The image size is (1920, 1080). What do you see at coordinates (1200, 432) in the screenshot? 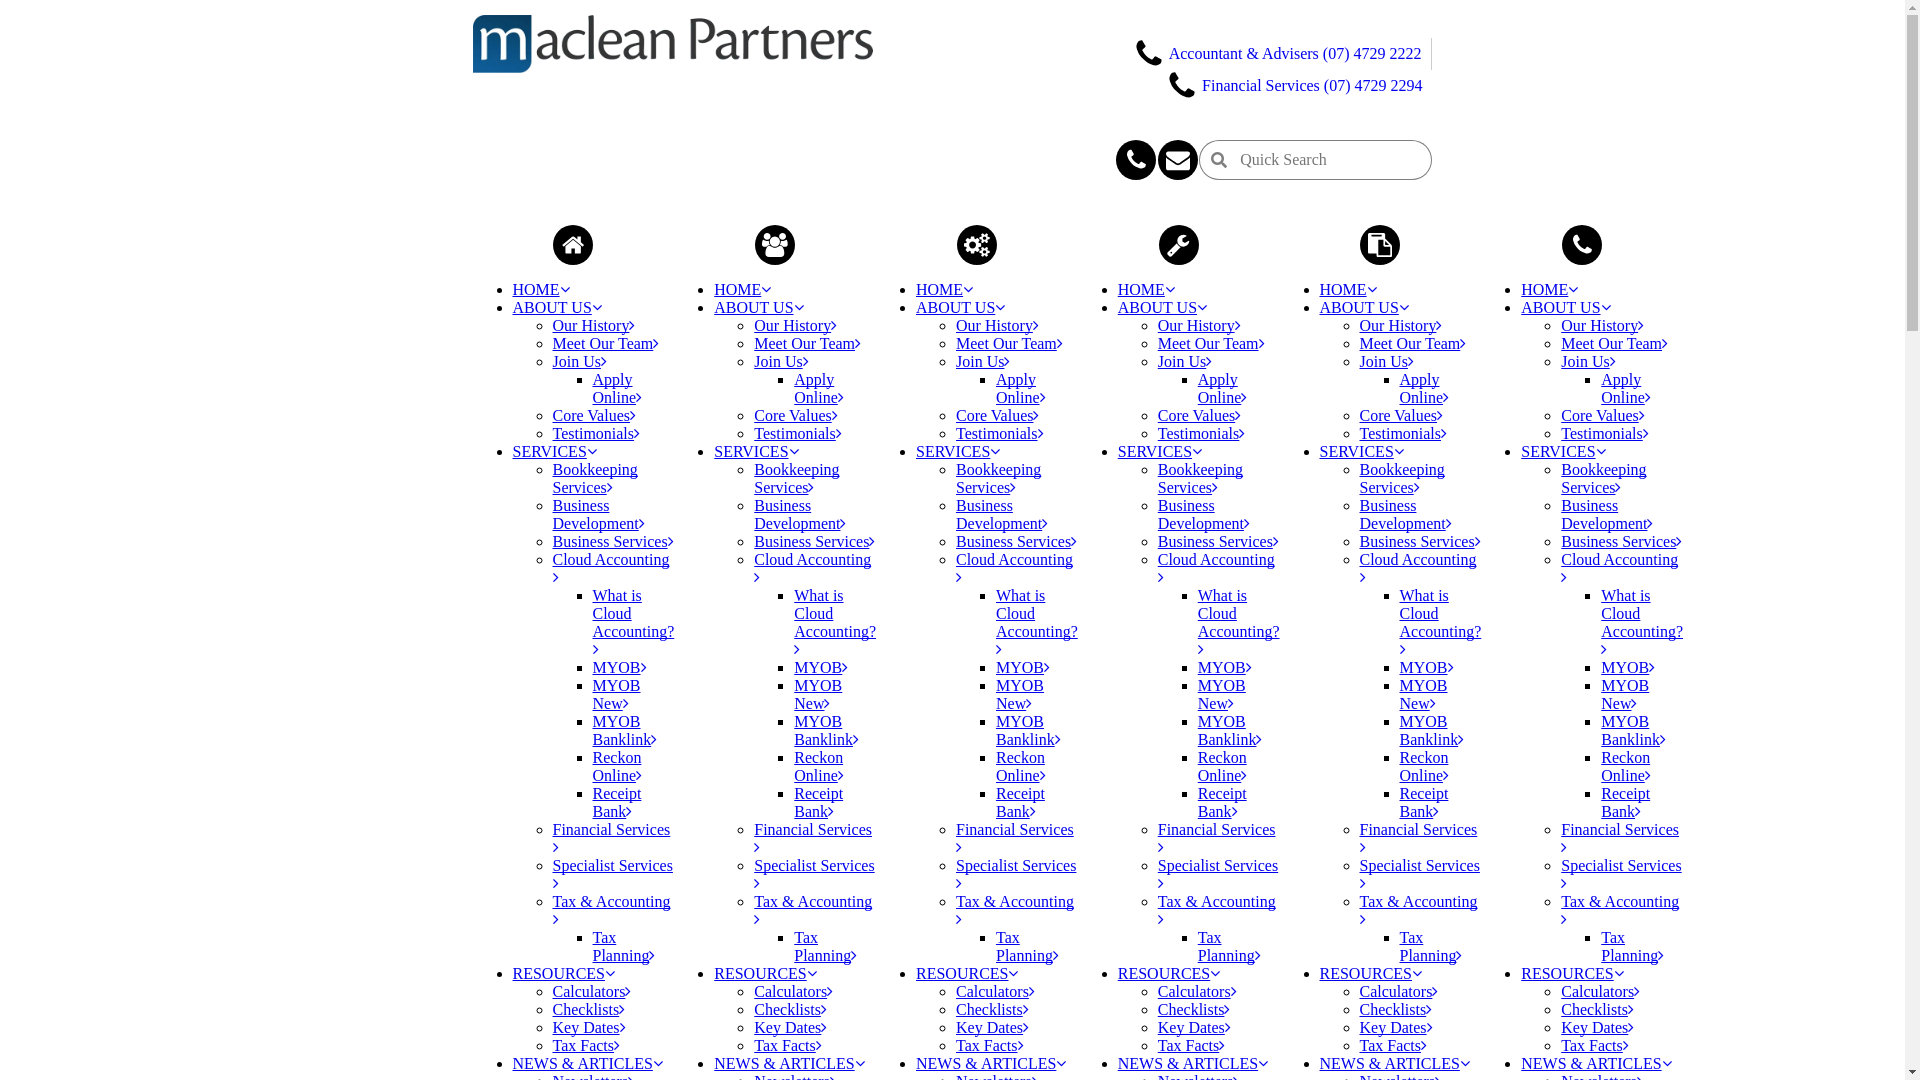
I see `'Testimonials'` at bounding box center [1200, 432].